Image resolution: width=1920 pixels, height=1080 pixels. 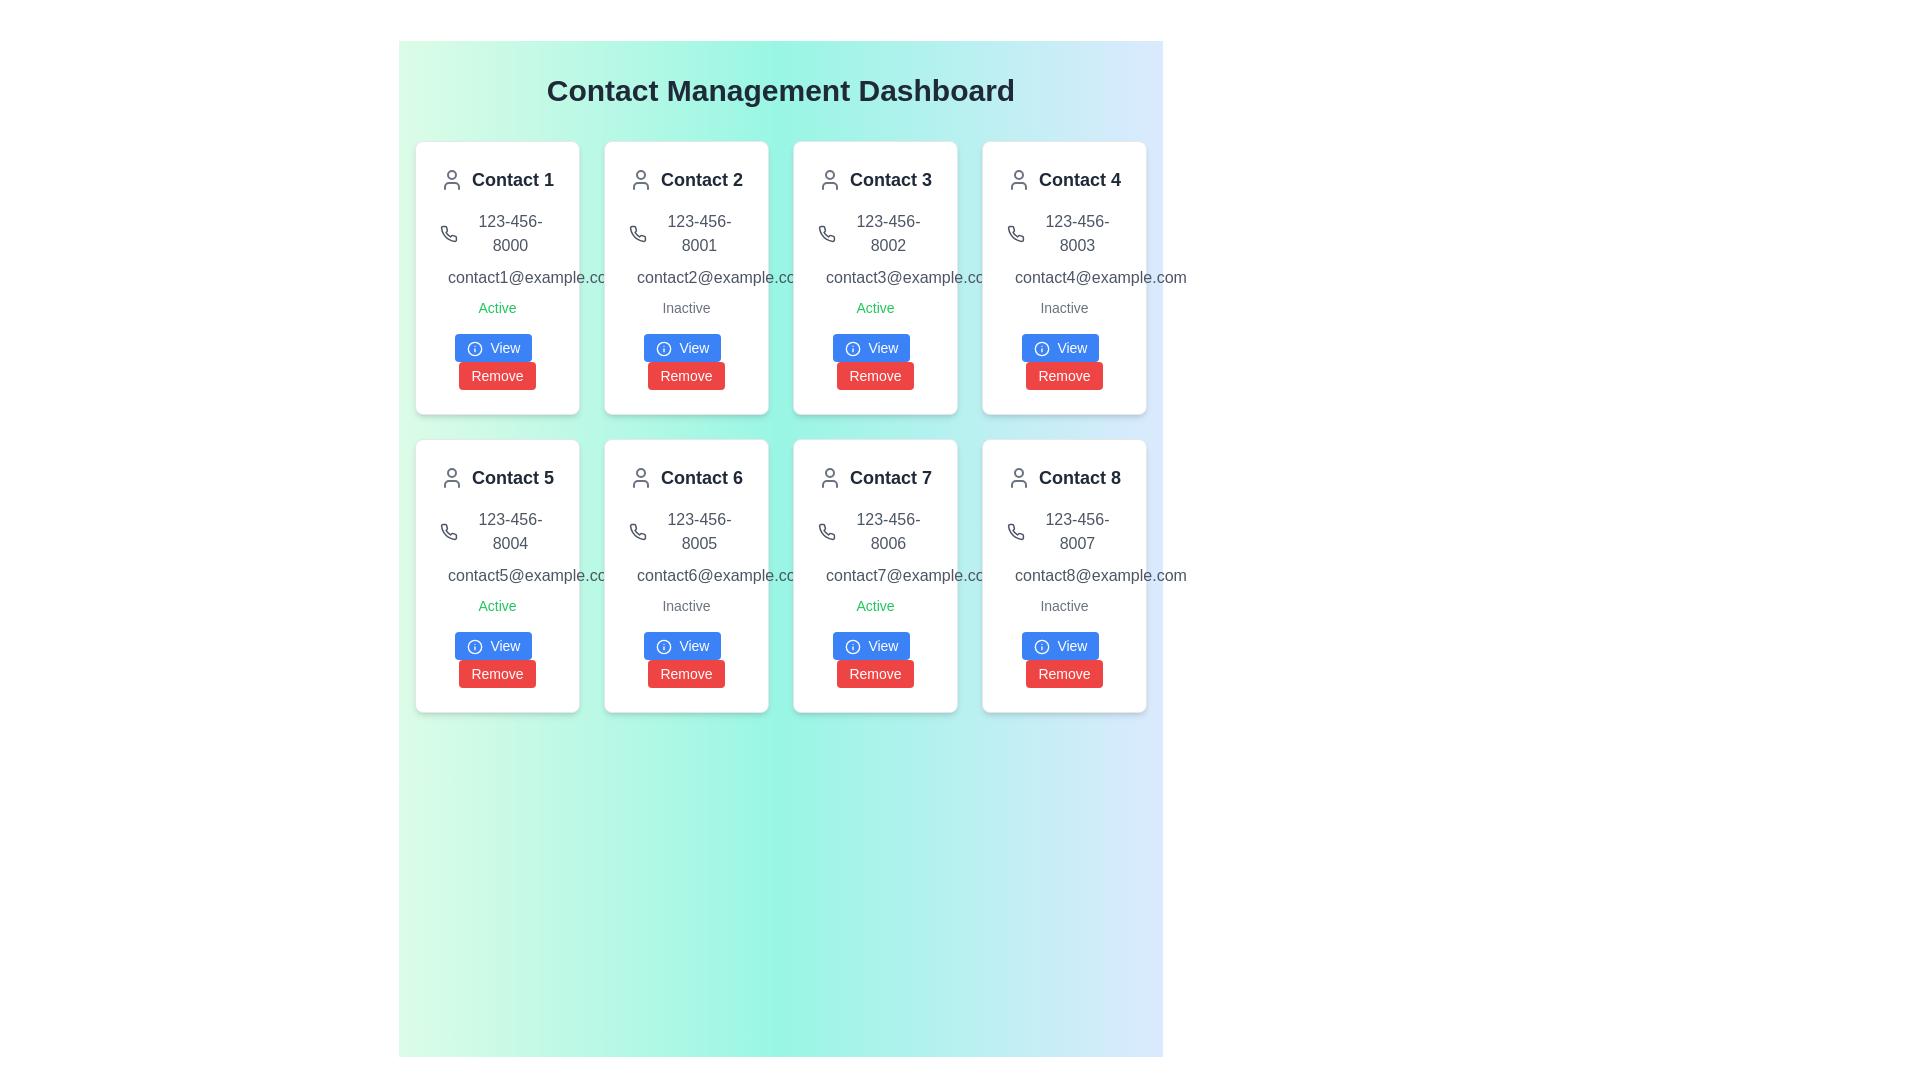 What do you see at coordinates (497, 308) in the screenshot?
I see `the text label indicating the activity status of 'Contact 1', which is located in the lower-middle portion of the card, beneath the email address and above the 'View' and 'Remove' buttons` at bounding box center [497, 308].